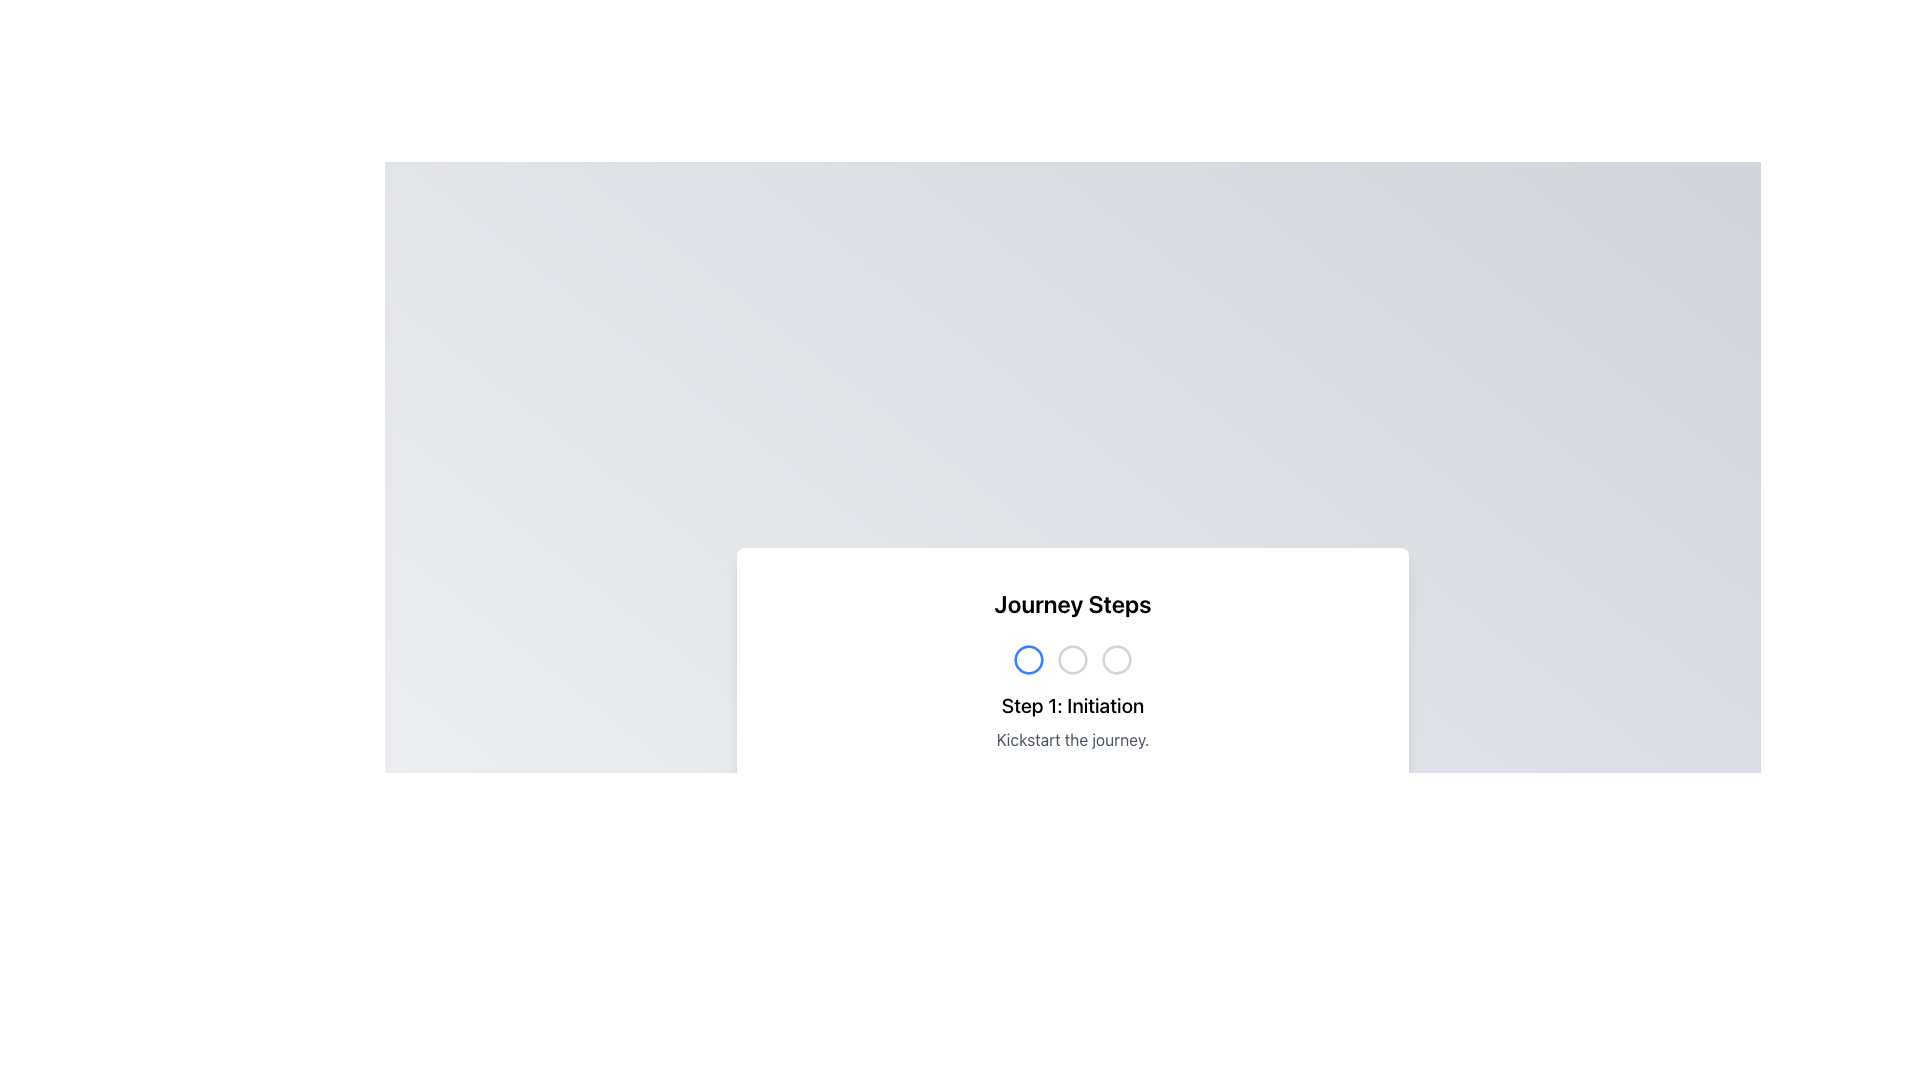 The image size is (1920, 1080). I want to click on the centered text component labeled 'Step 1: Initiation', which is styled in bold black text and positioned below three circular icons and above a smaller descriptive text, so click(1072, 704).